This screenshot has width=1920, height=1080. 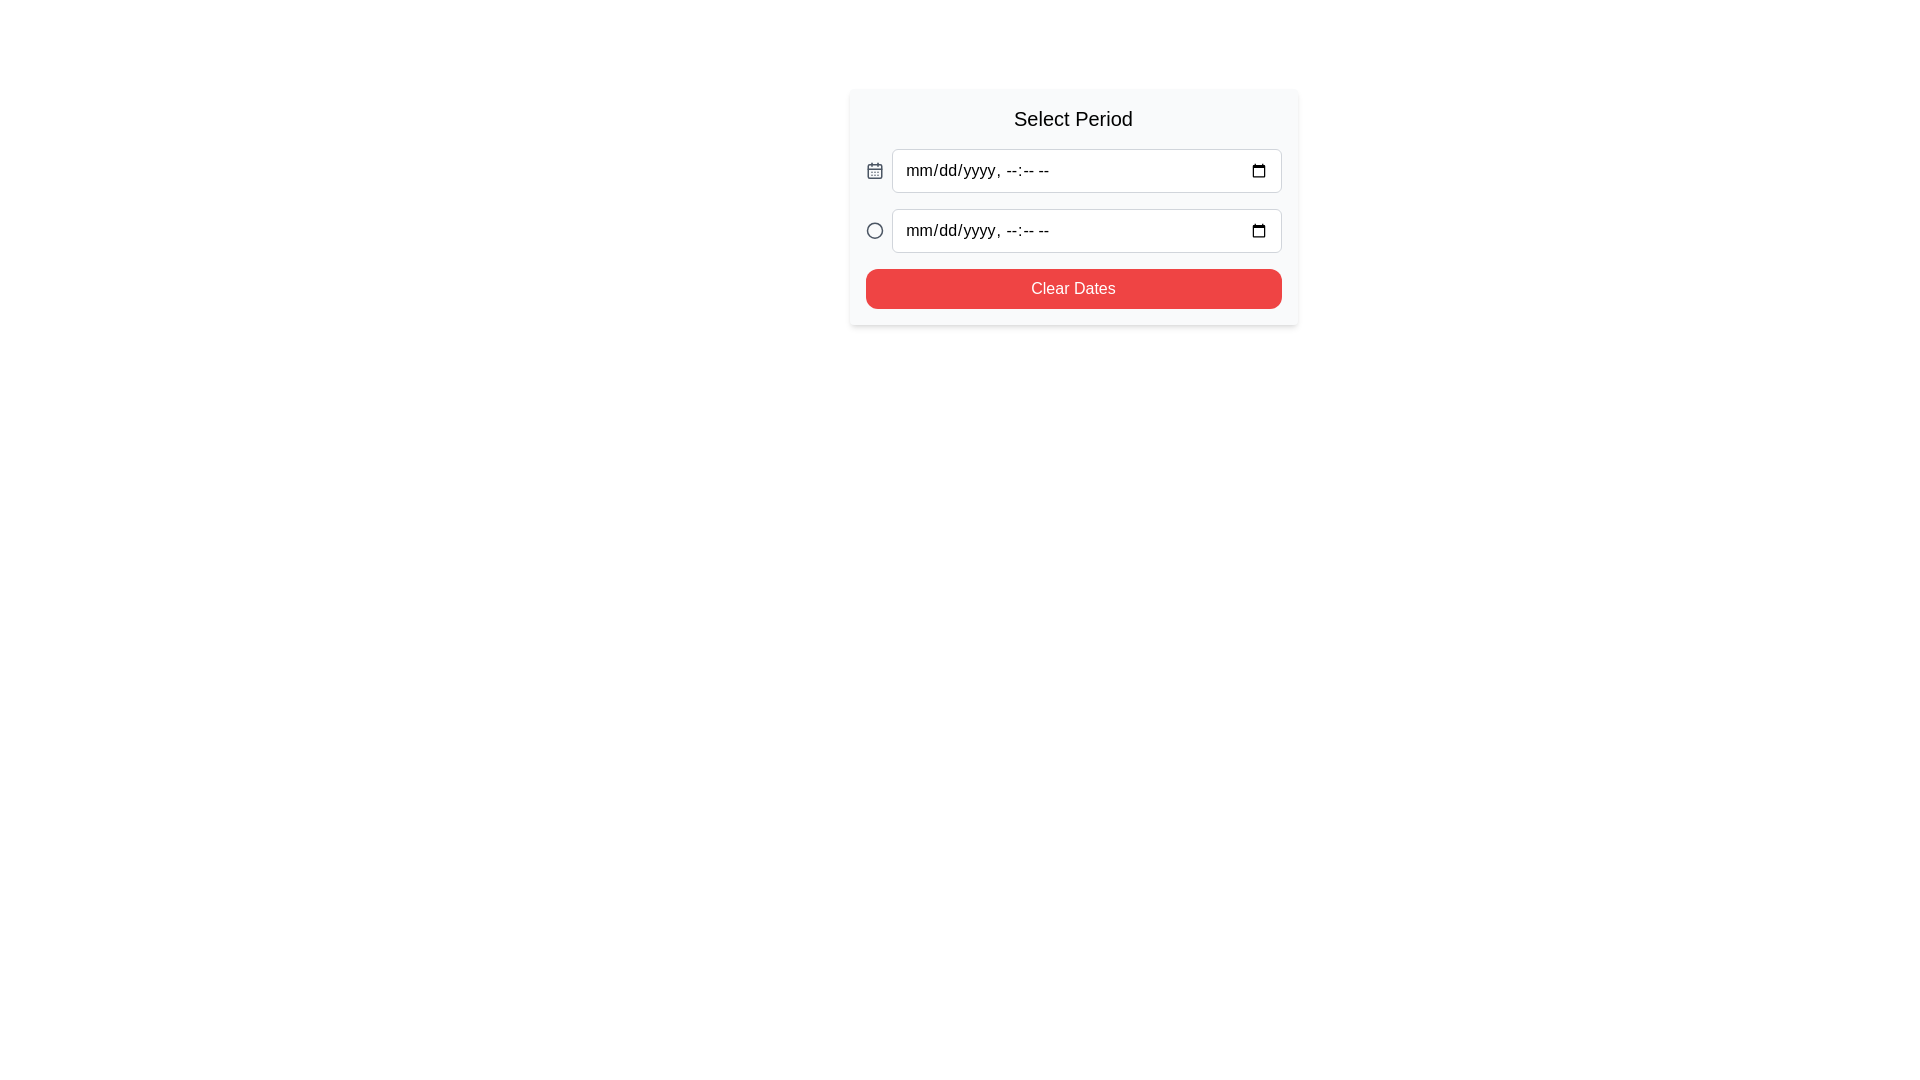 I want to click on the clear button located at the bottom of the form, so click(x=1072, y=289).